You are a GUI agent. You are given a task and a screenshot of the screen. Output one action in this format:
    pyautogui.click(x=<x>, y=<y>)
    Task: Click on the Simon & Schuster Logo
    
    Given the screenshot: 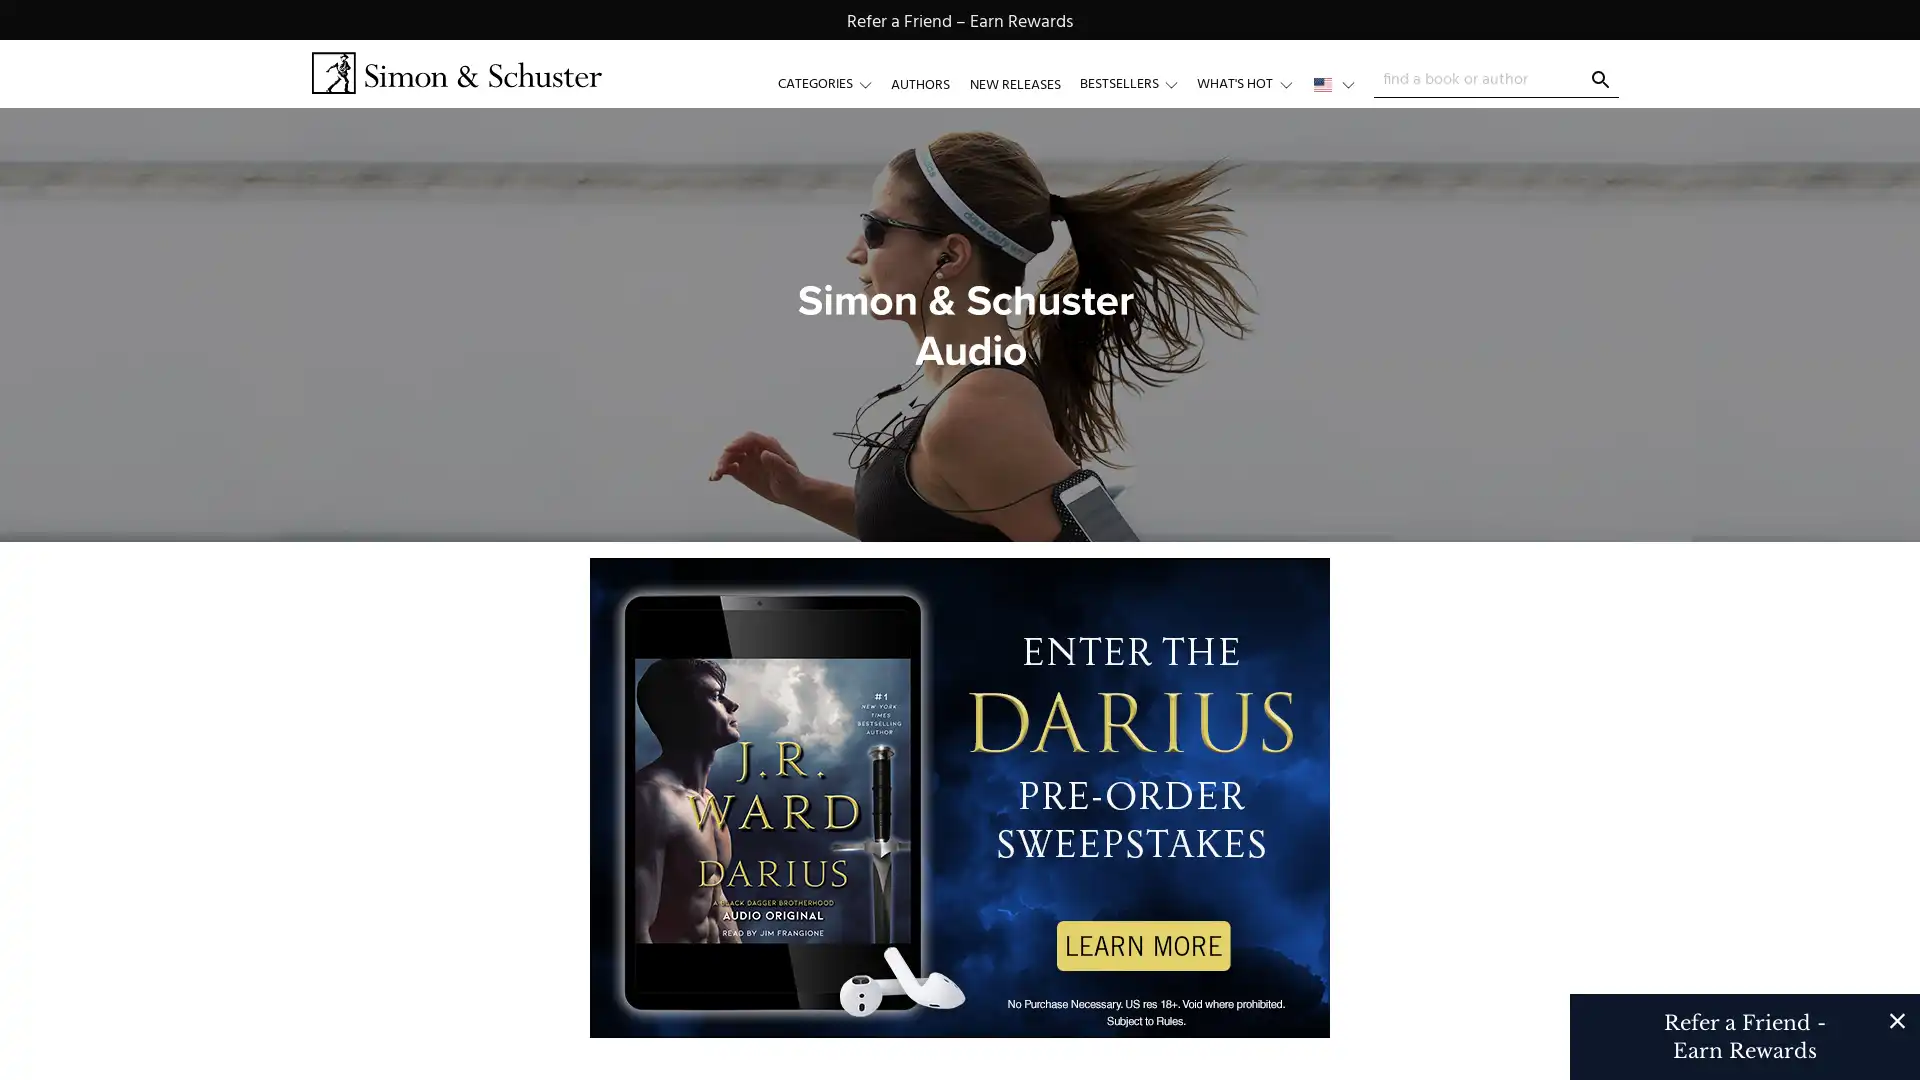 What is the action you would take?
    pyautogui.click(x=455, y=72)
    